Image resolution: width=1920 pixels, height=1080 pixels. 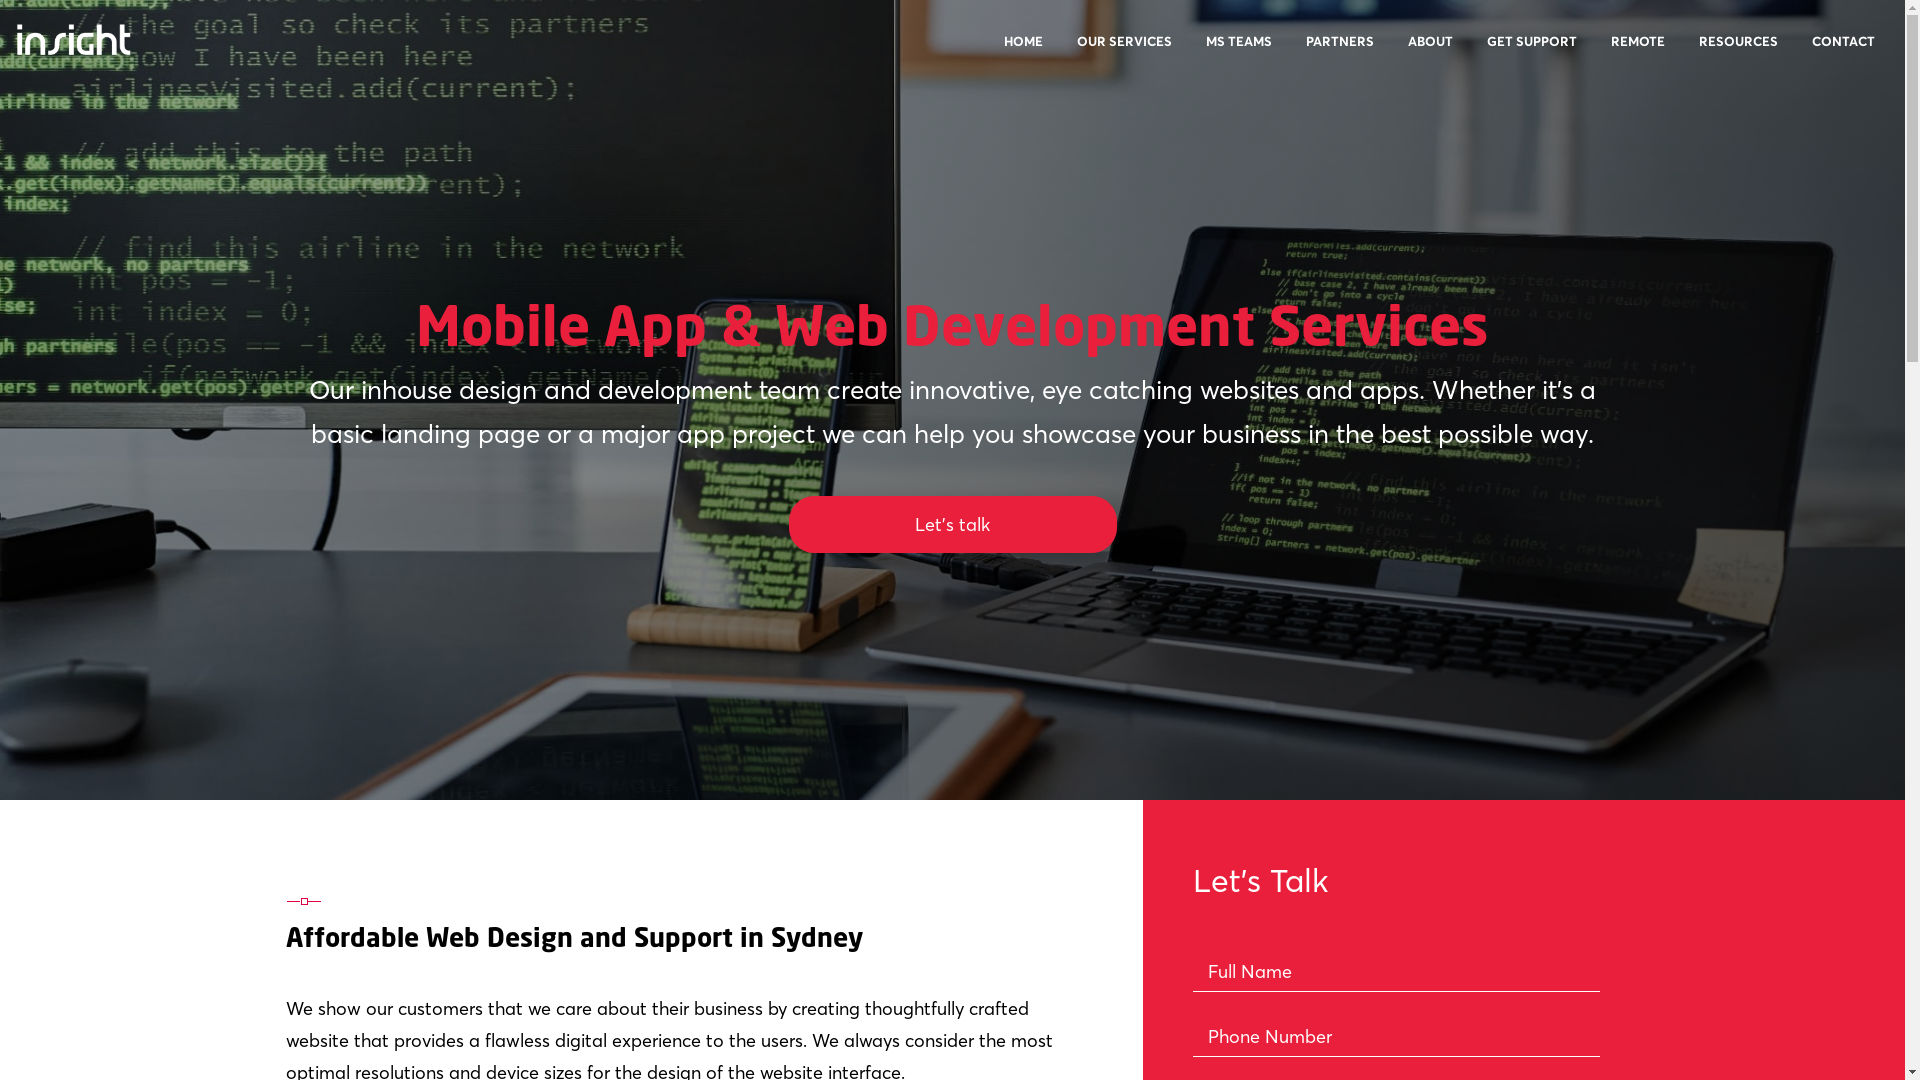 I want to click on 'ABOUT', so click(x=1429, y=52).